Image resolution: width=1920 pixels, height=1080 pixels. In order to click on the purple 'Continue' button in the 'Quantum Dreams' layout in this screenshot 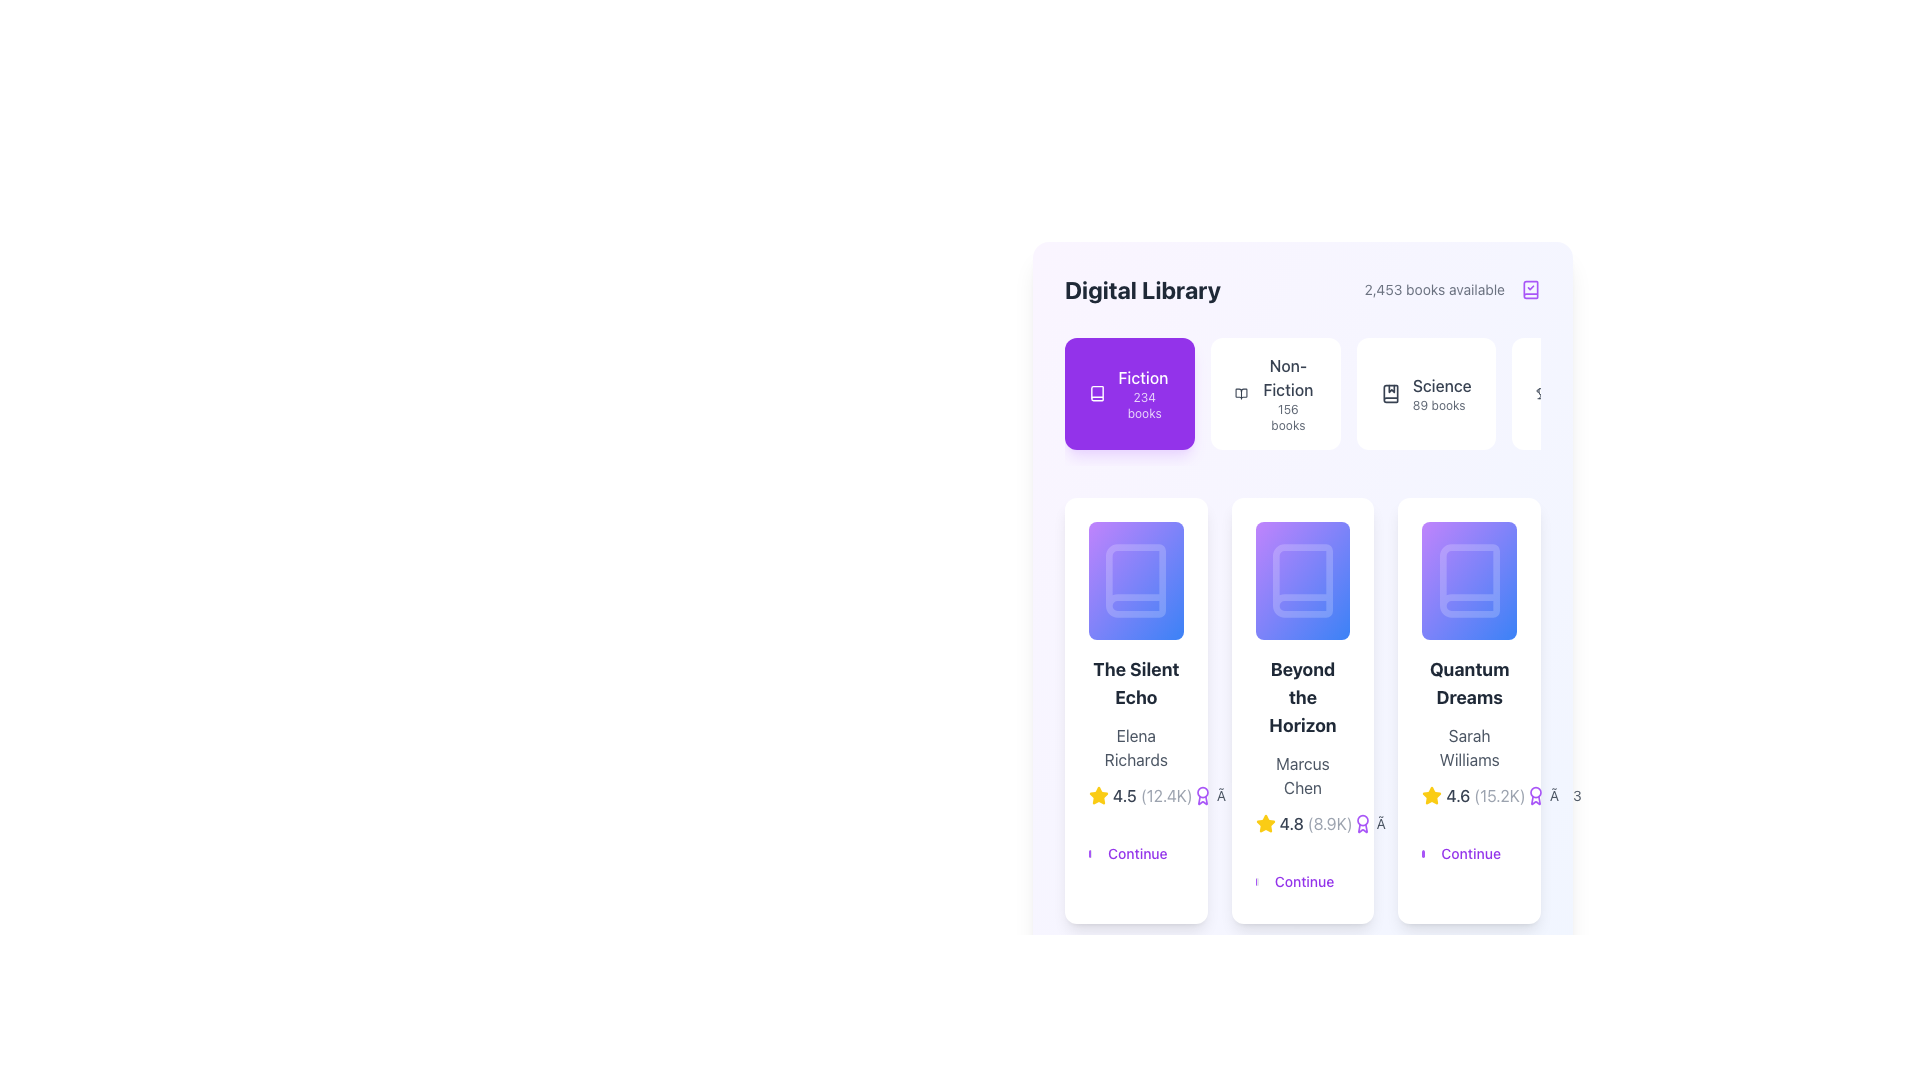, I will do `click(1469, 846)`.